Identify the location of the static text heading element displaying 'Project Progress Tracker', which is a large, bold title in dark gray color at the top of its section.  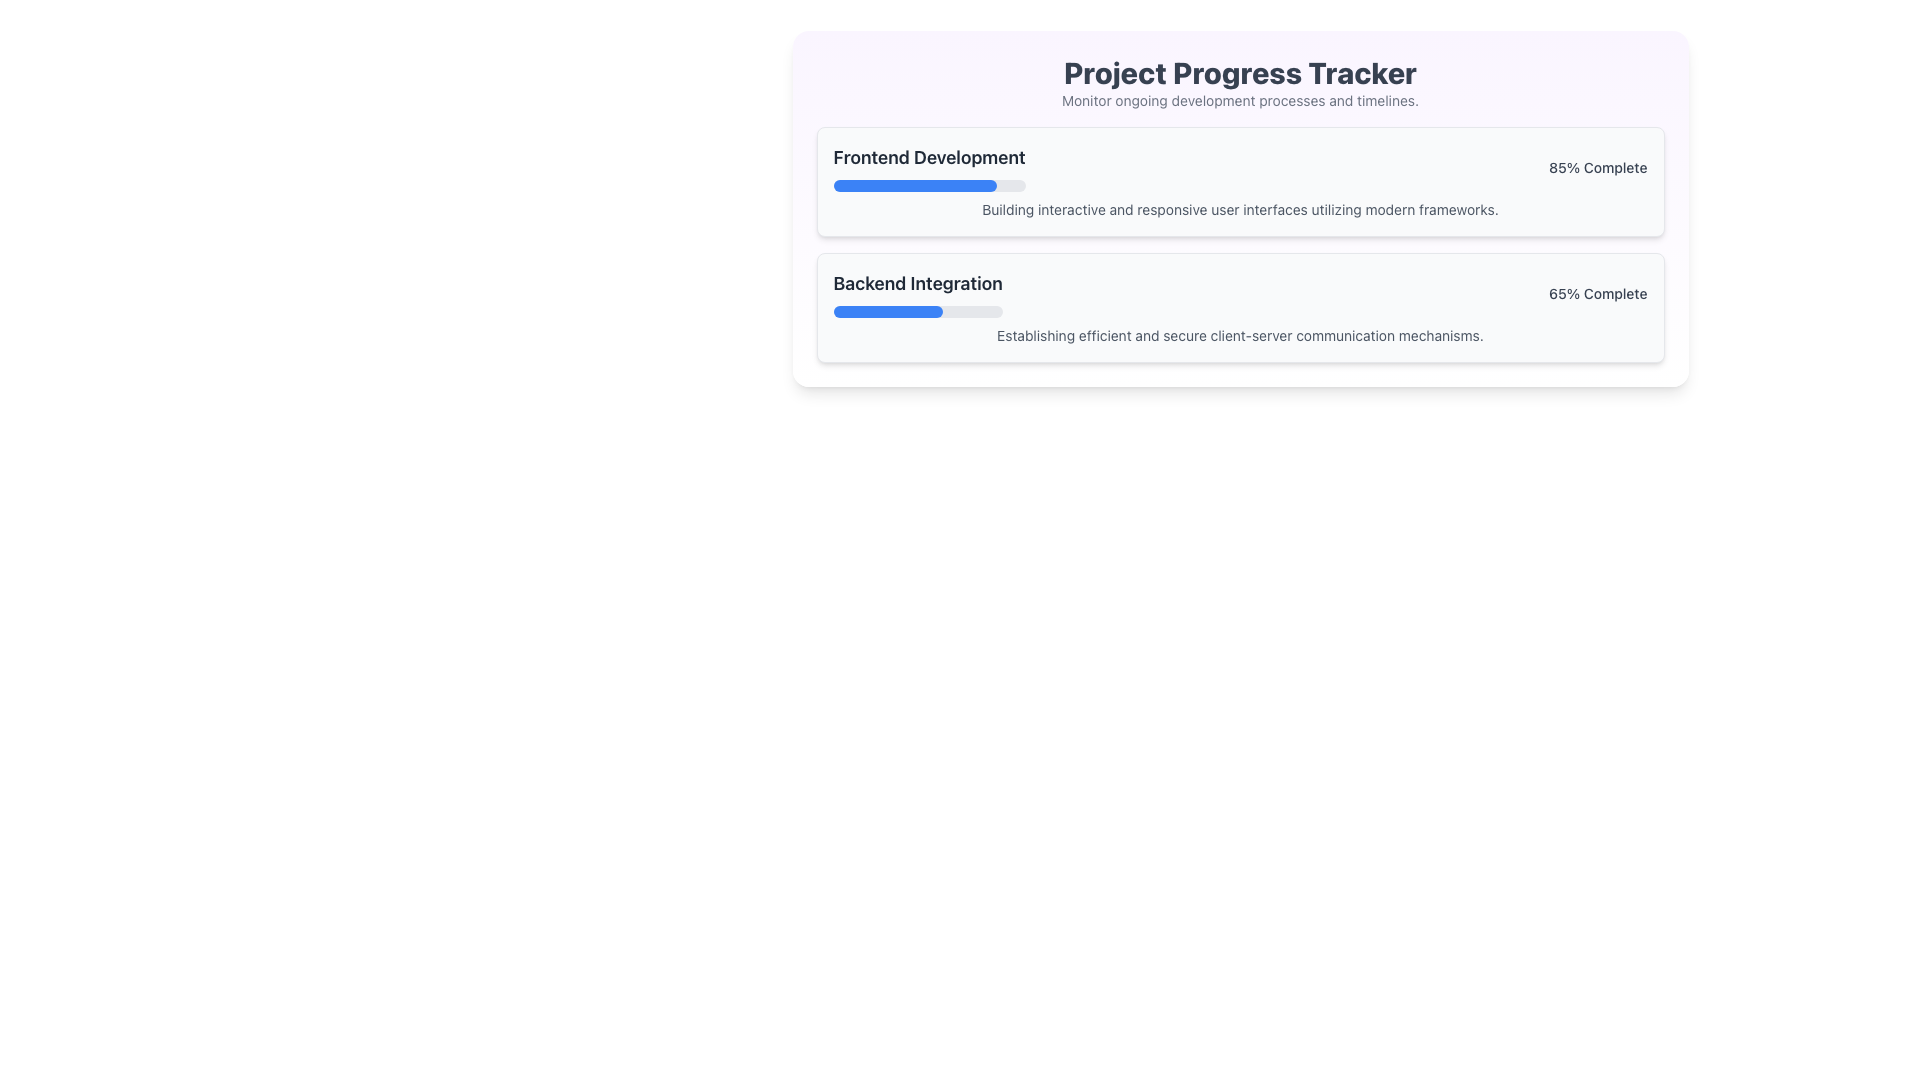
(1239, 72).